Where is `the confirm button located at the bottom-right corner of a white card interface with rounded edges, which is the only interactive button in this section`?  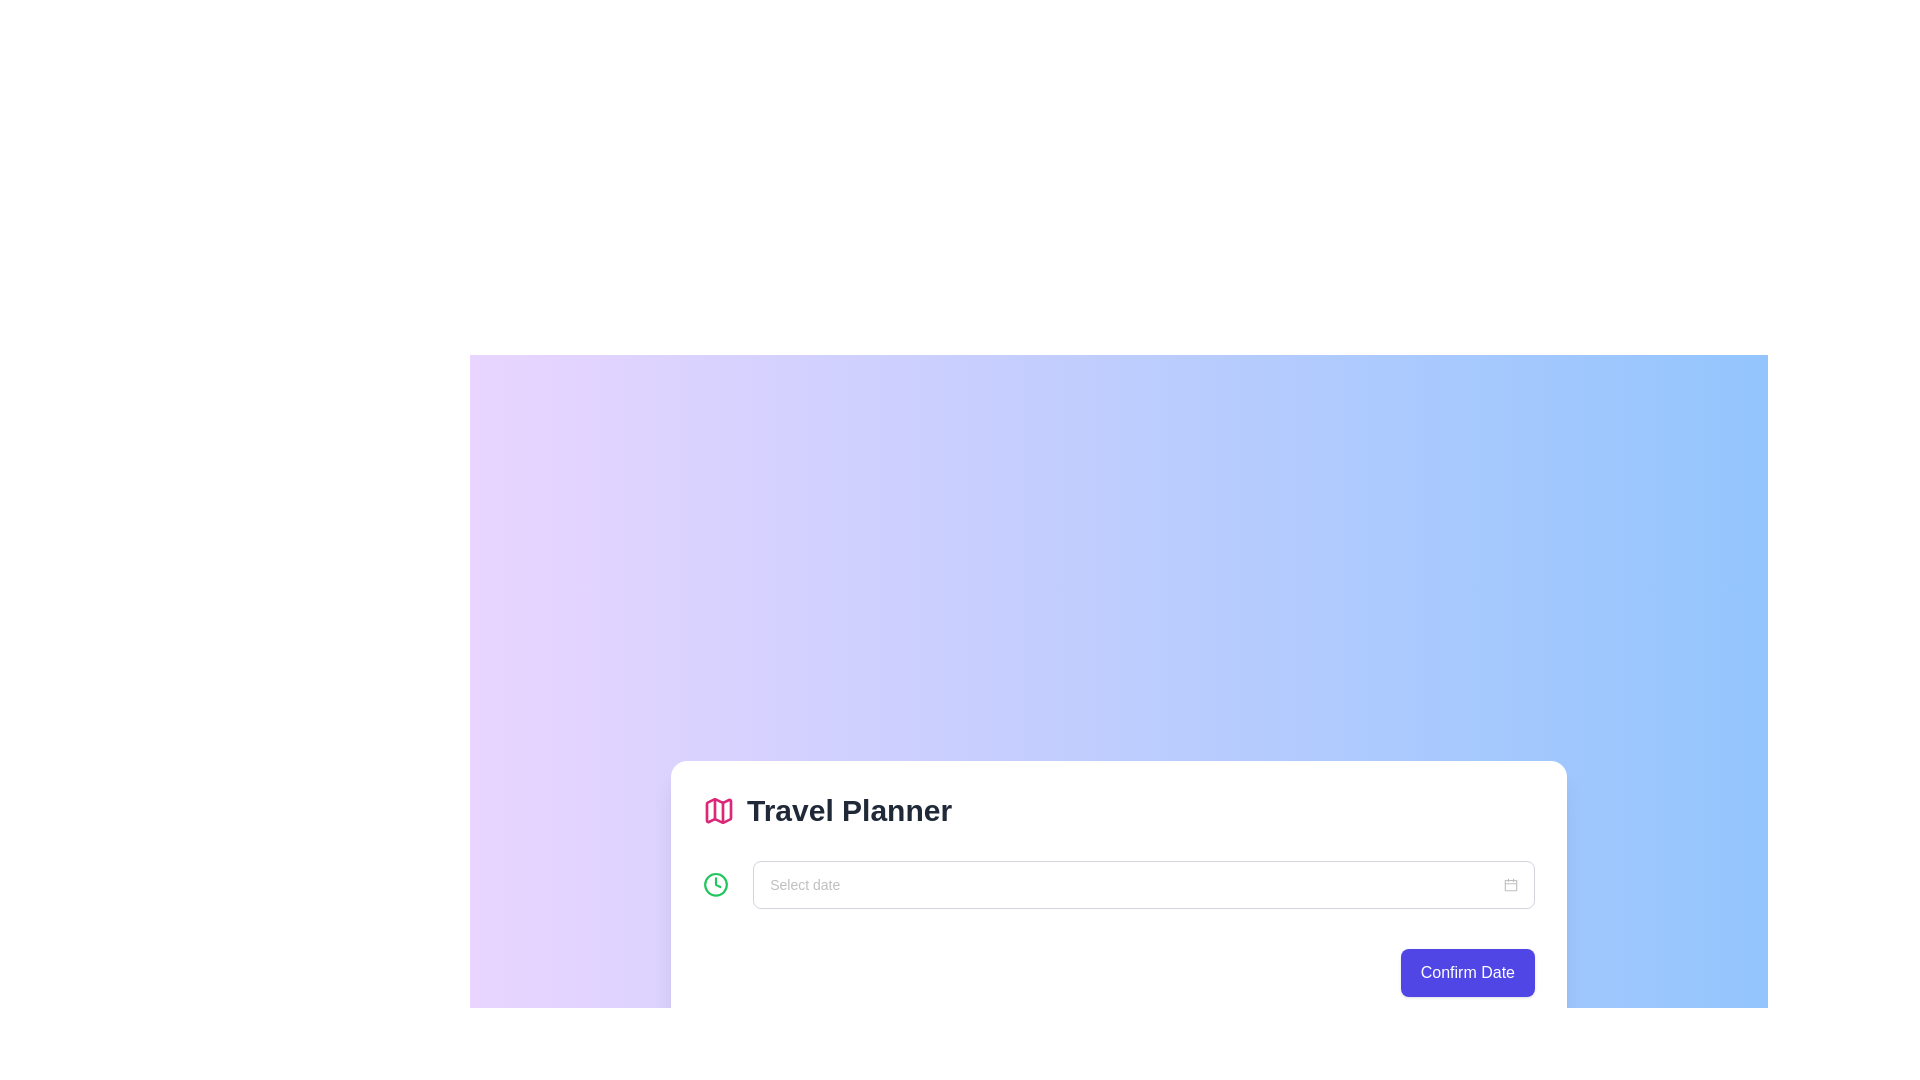
the confirm button located at the bottom-right corner of a white card interface with rounded edges, which is the only interactive button in this section is located at coordinates (1467, 971).